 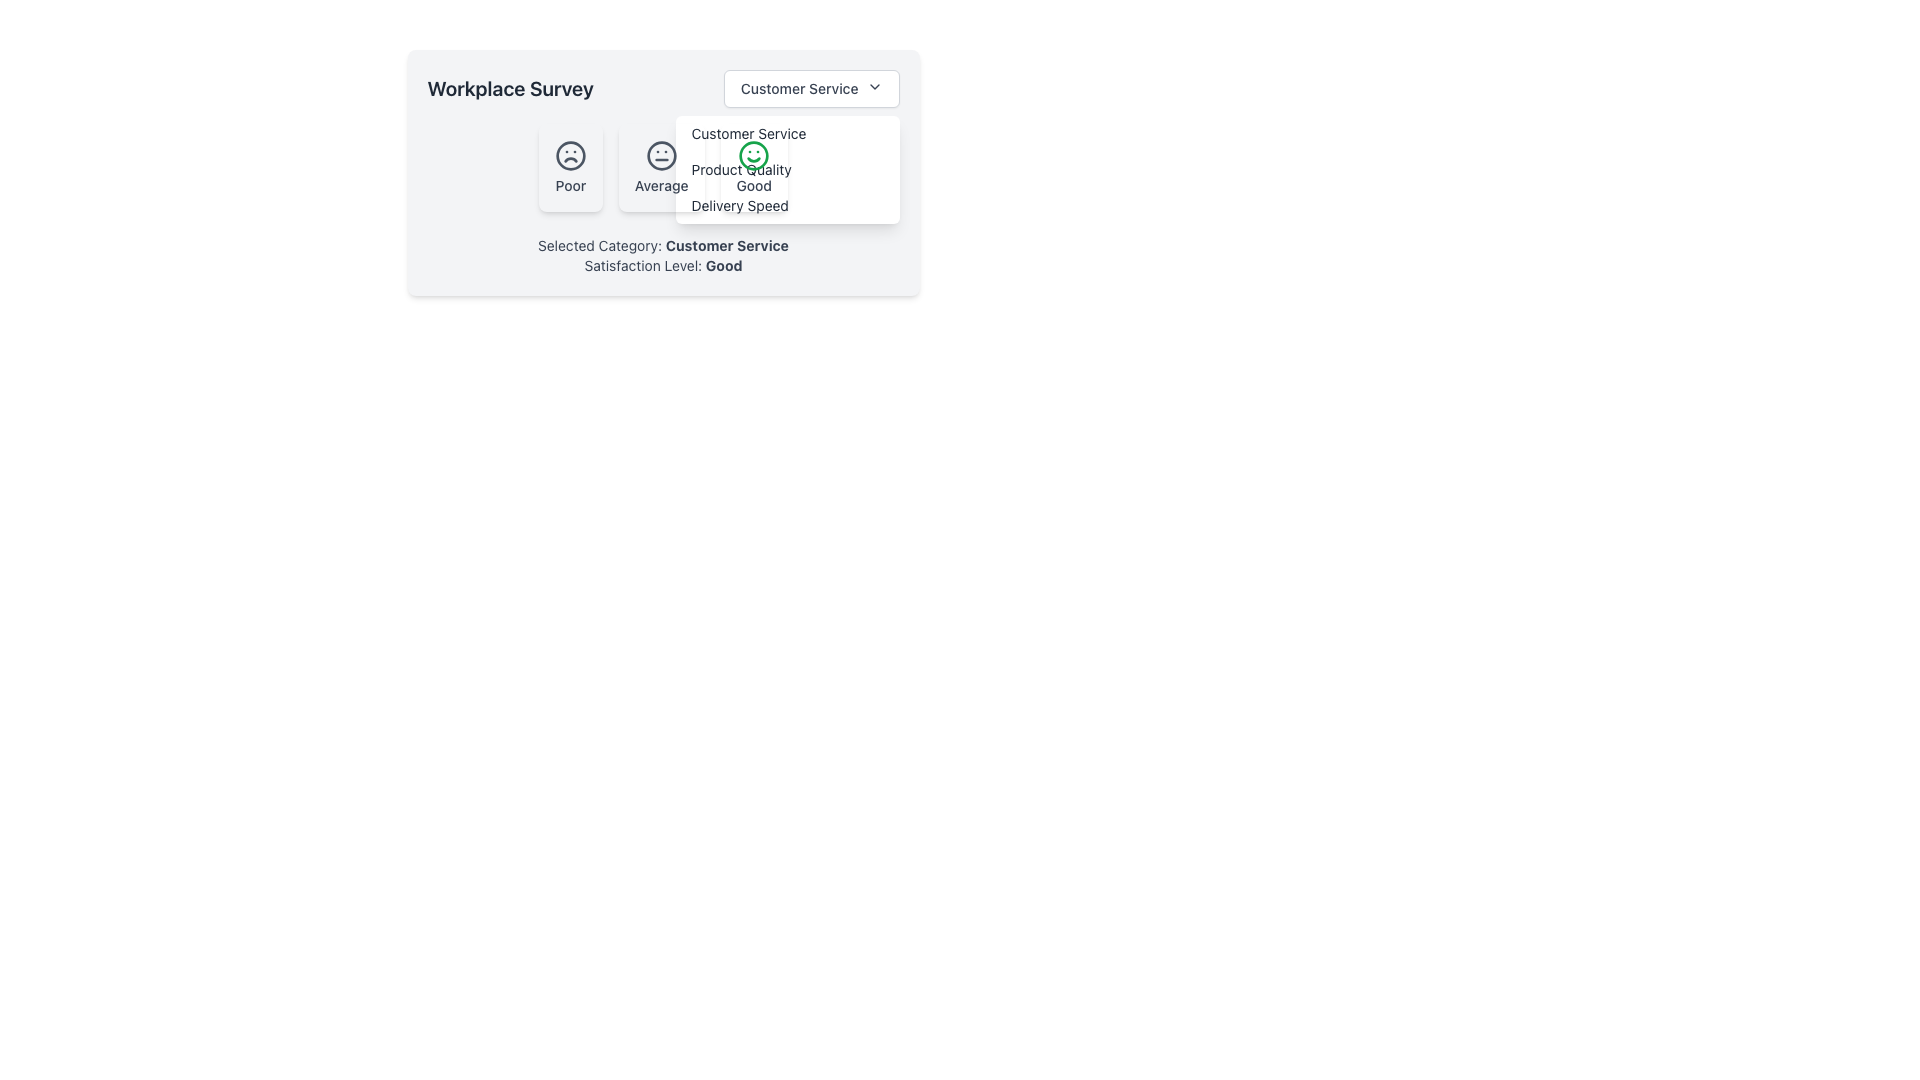 I want to click on the text label displaying 'Good', so click(x=723, y=264).